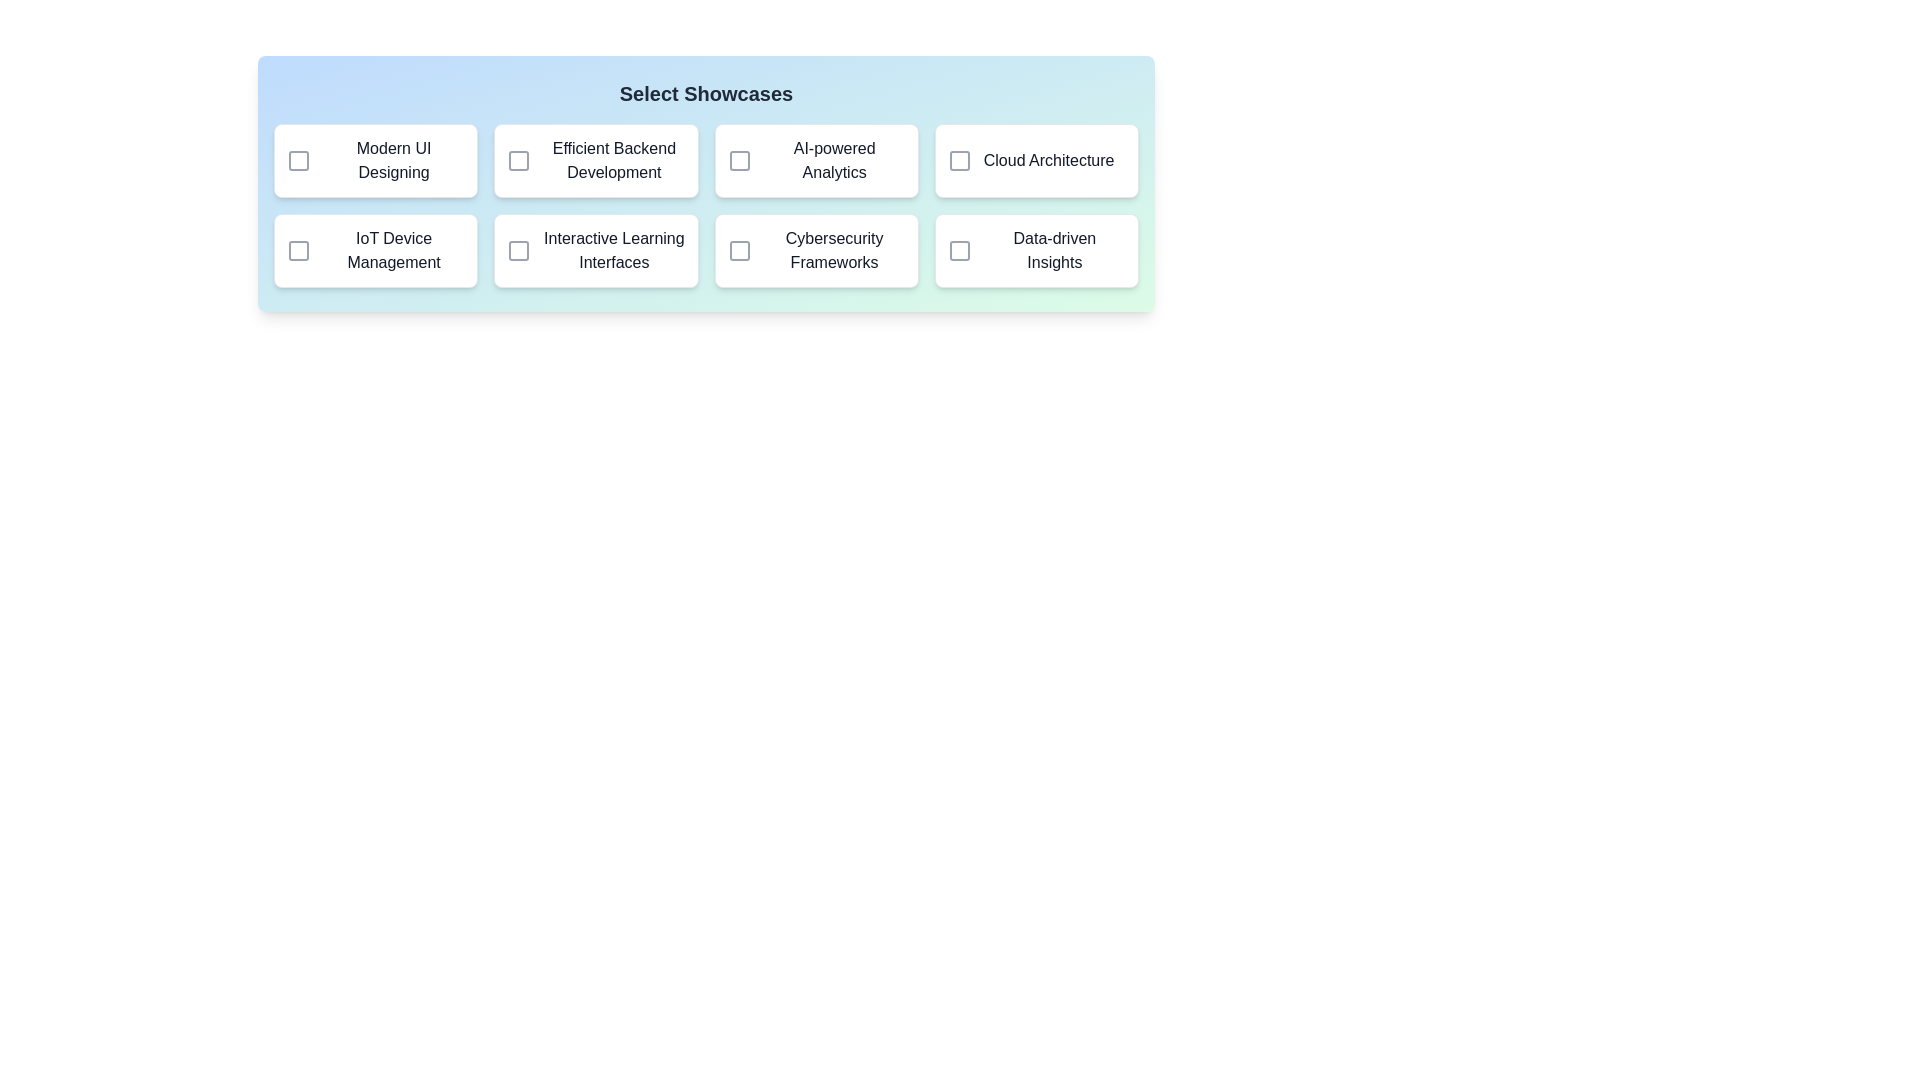  I want to click on the showcase item labeled 'Data-driven Insights' to observe the hover effect, so click(1036, 249).